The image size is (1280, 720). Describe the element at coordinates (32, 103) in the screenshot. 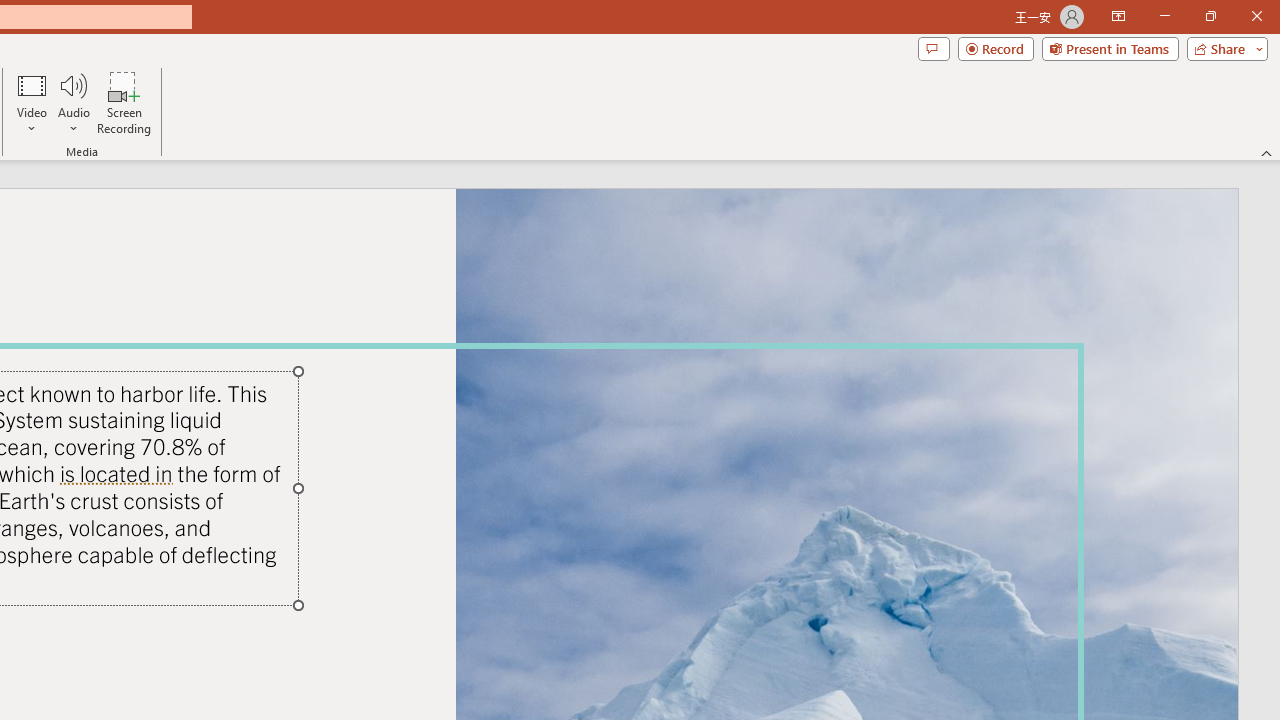

I see `'Video'` at that location.